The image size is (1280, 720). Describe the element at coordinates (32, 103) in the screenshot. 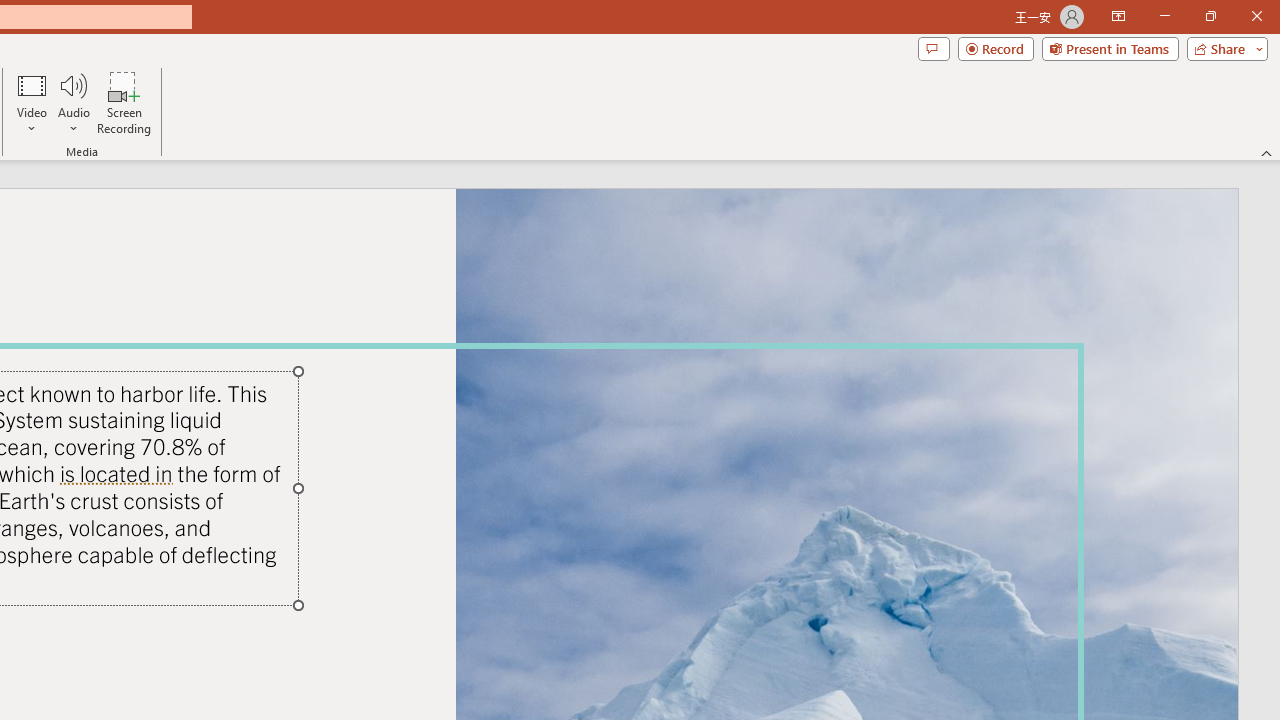

I see `'Video'` at that location.